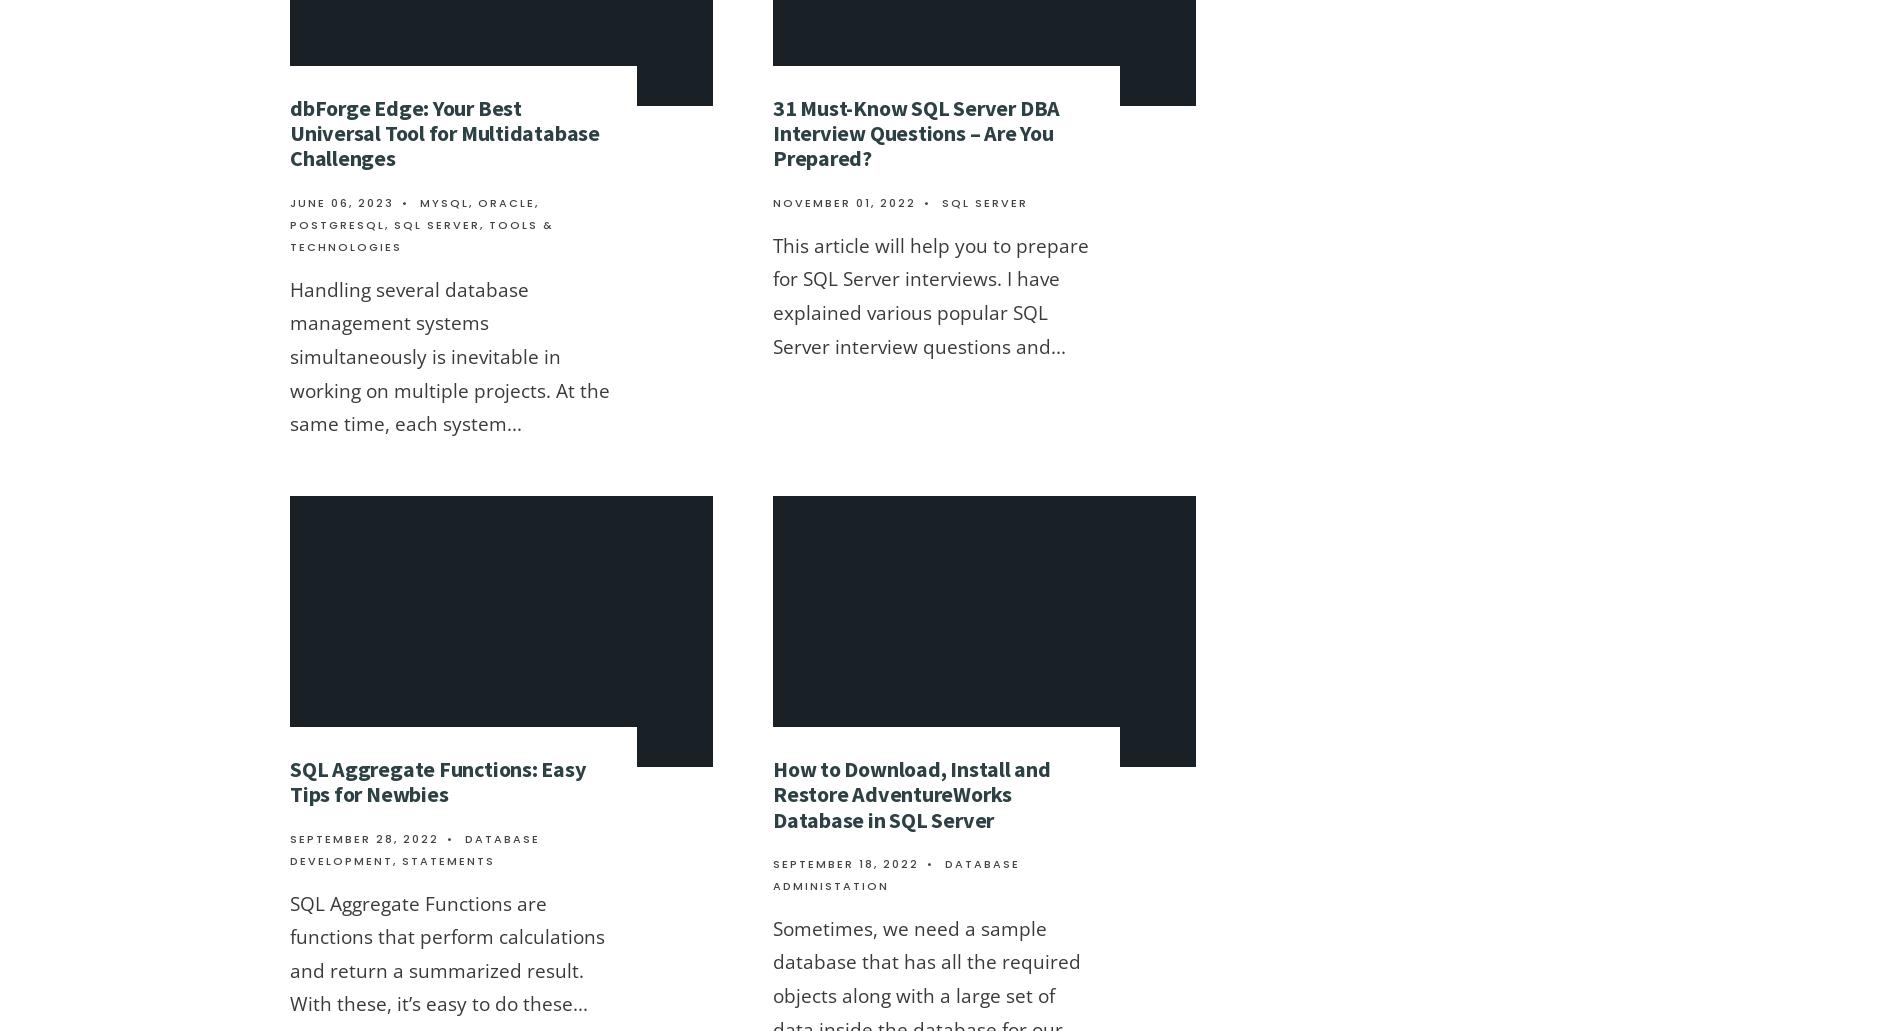 Image resolution: width=1900 pixels, height=1031 pixels. What do you see at coordinates (420, 234) in the screenshot?
I see `'Tools & technologies'` at bounding box center [420, 234].